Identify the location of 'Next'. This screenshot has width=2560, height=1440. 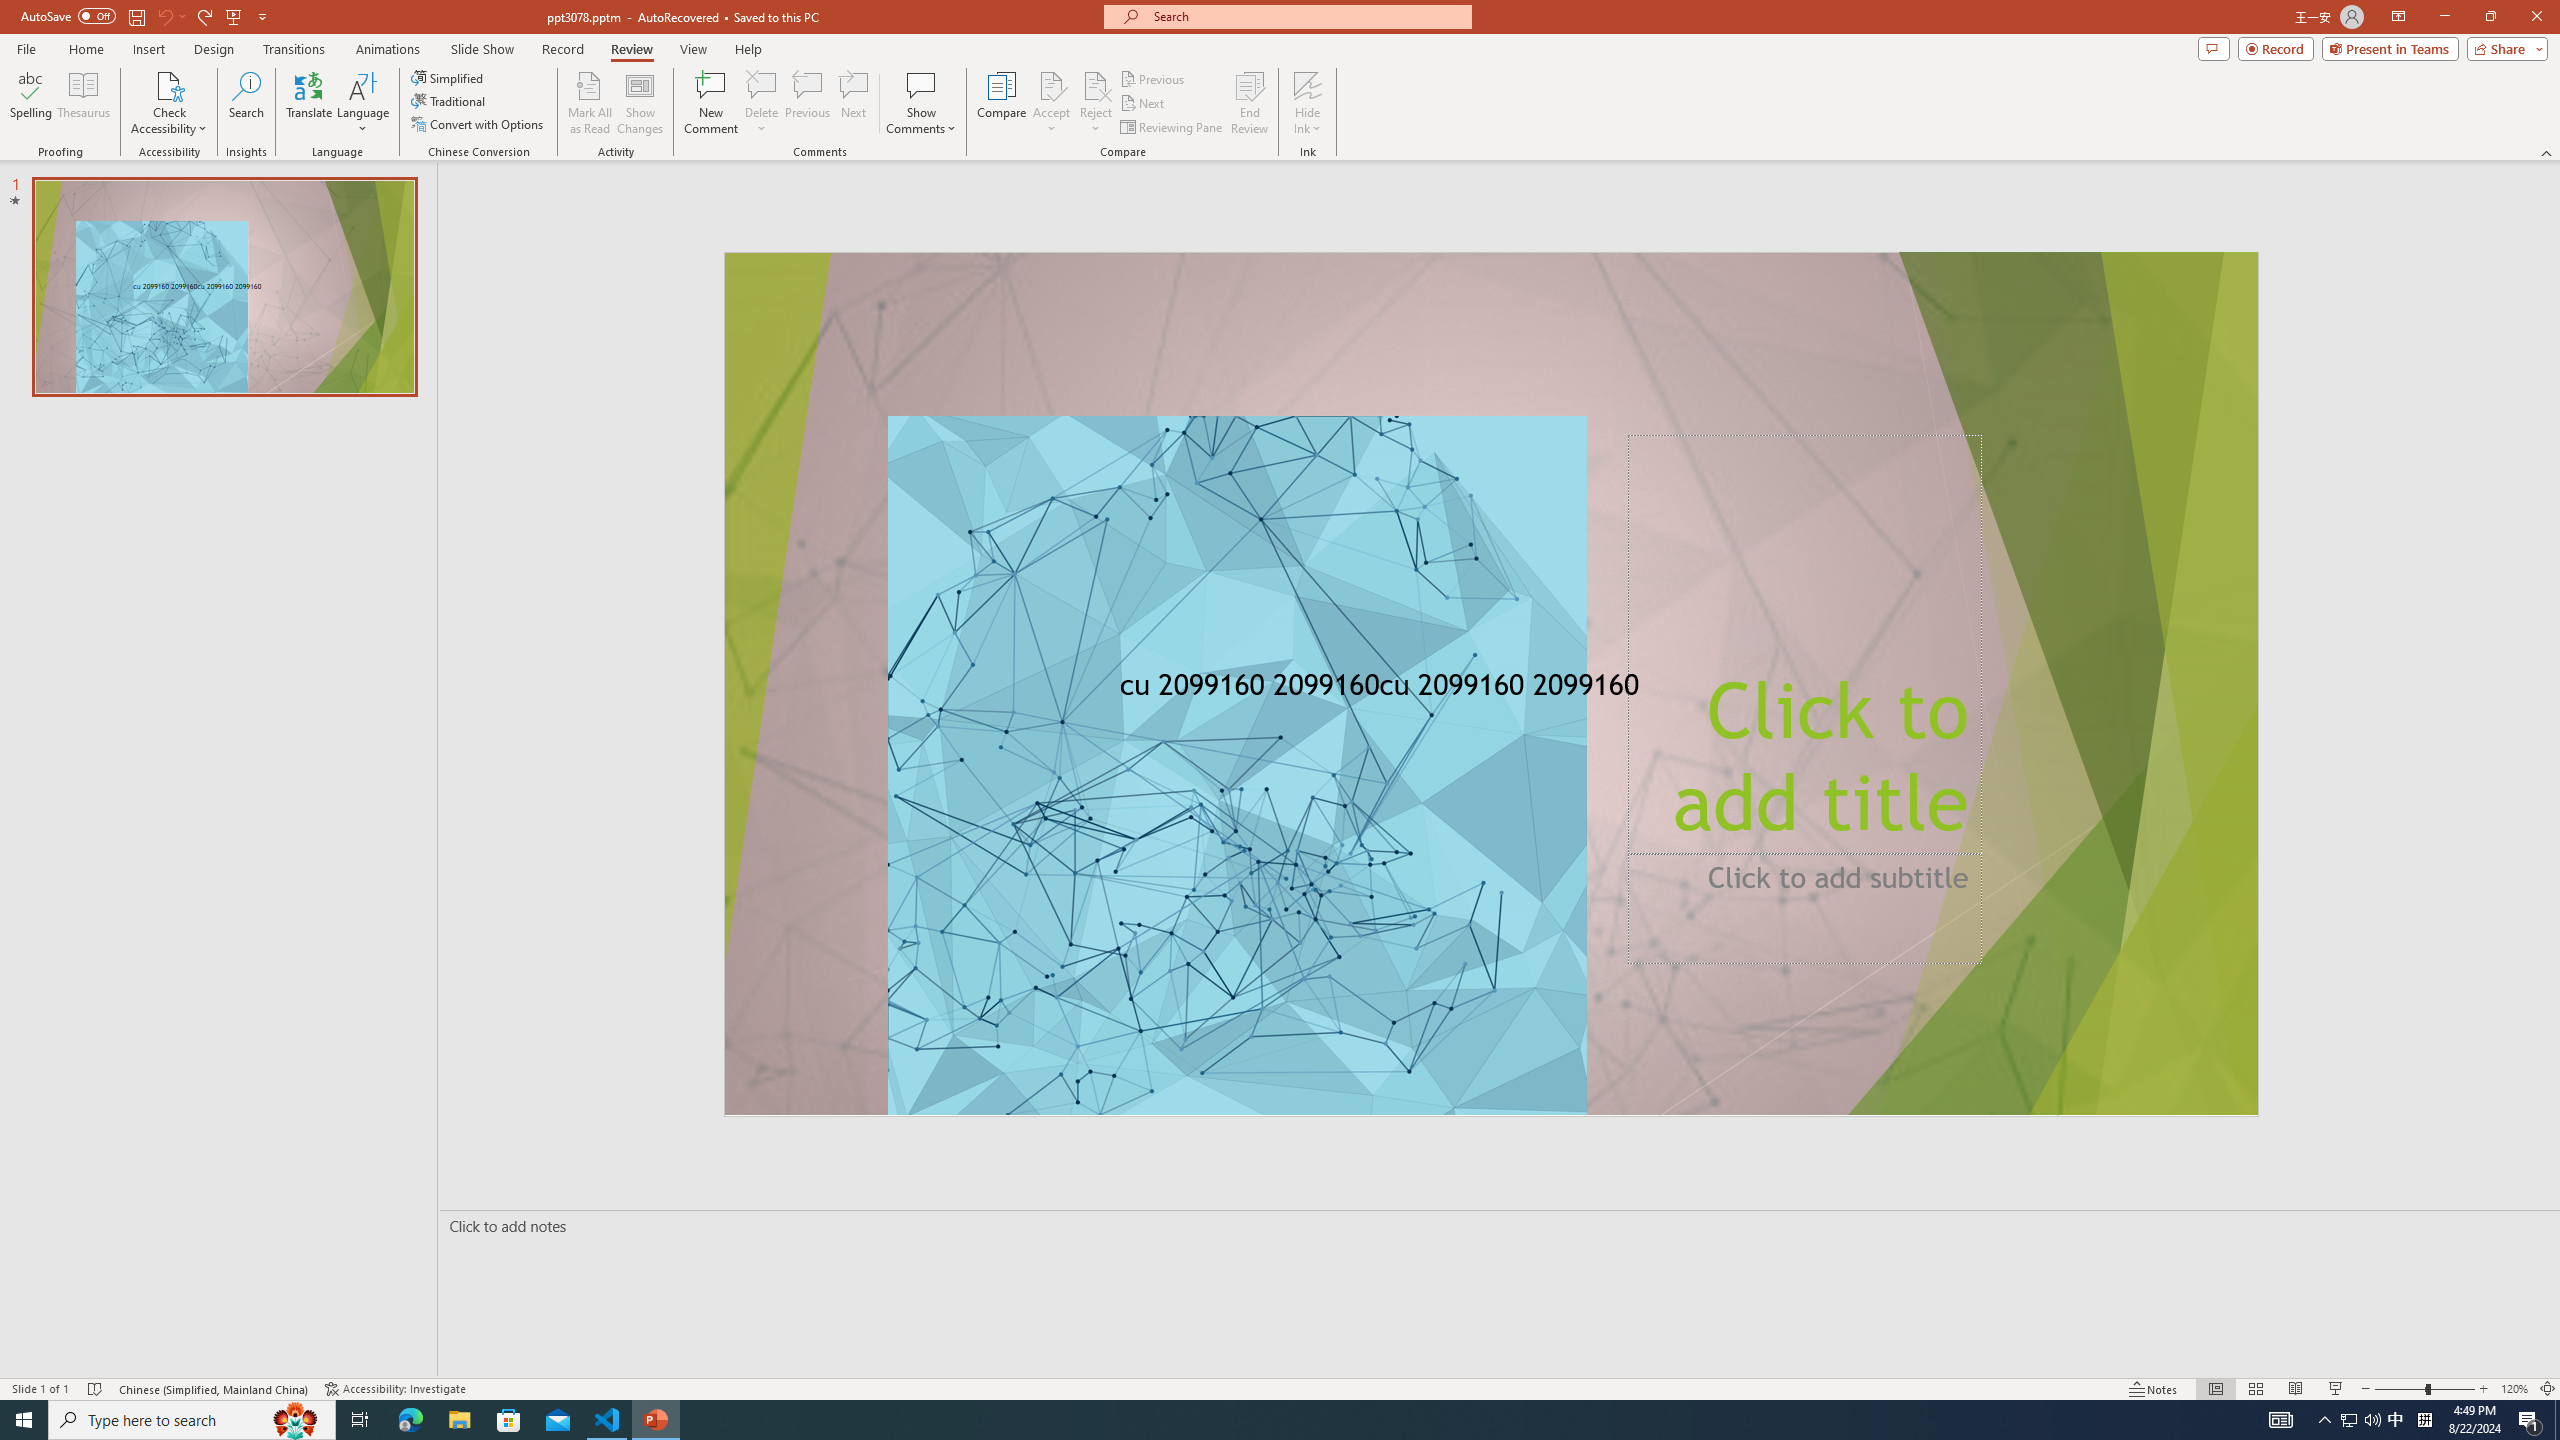
(1142, 103).